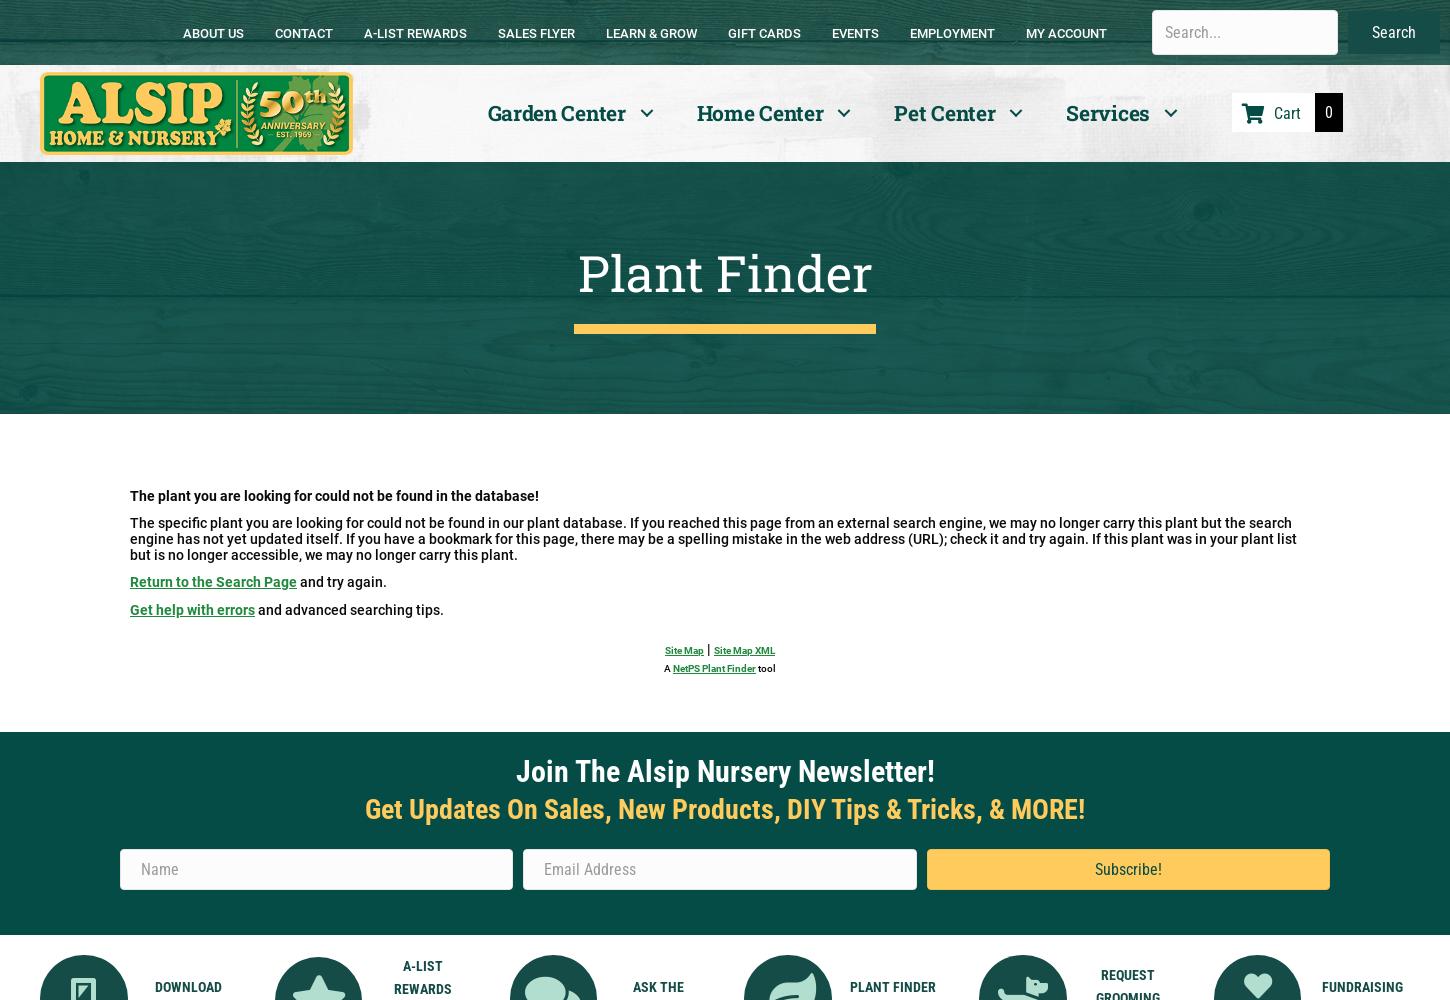 This screenshot has height=1000, width=1450. Describe the element at coordinates (1093, 867) in the screenshot. I see `'Subscribe!'` at that location.